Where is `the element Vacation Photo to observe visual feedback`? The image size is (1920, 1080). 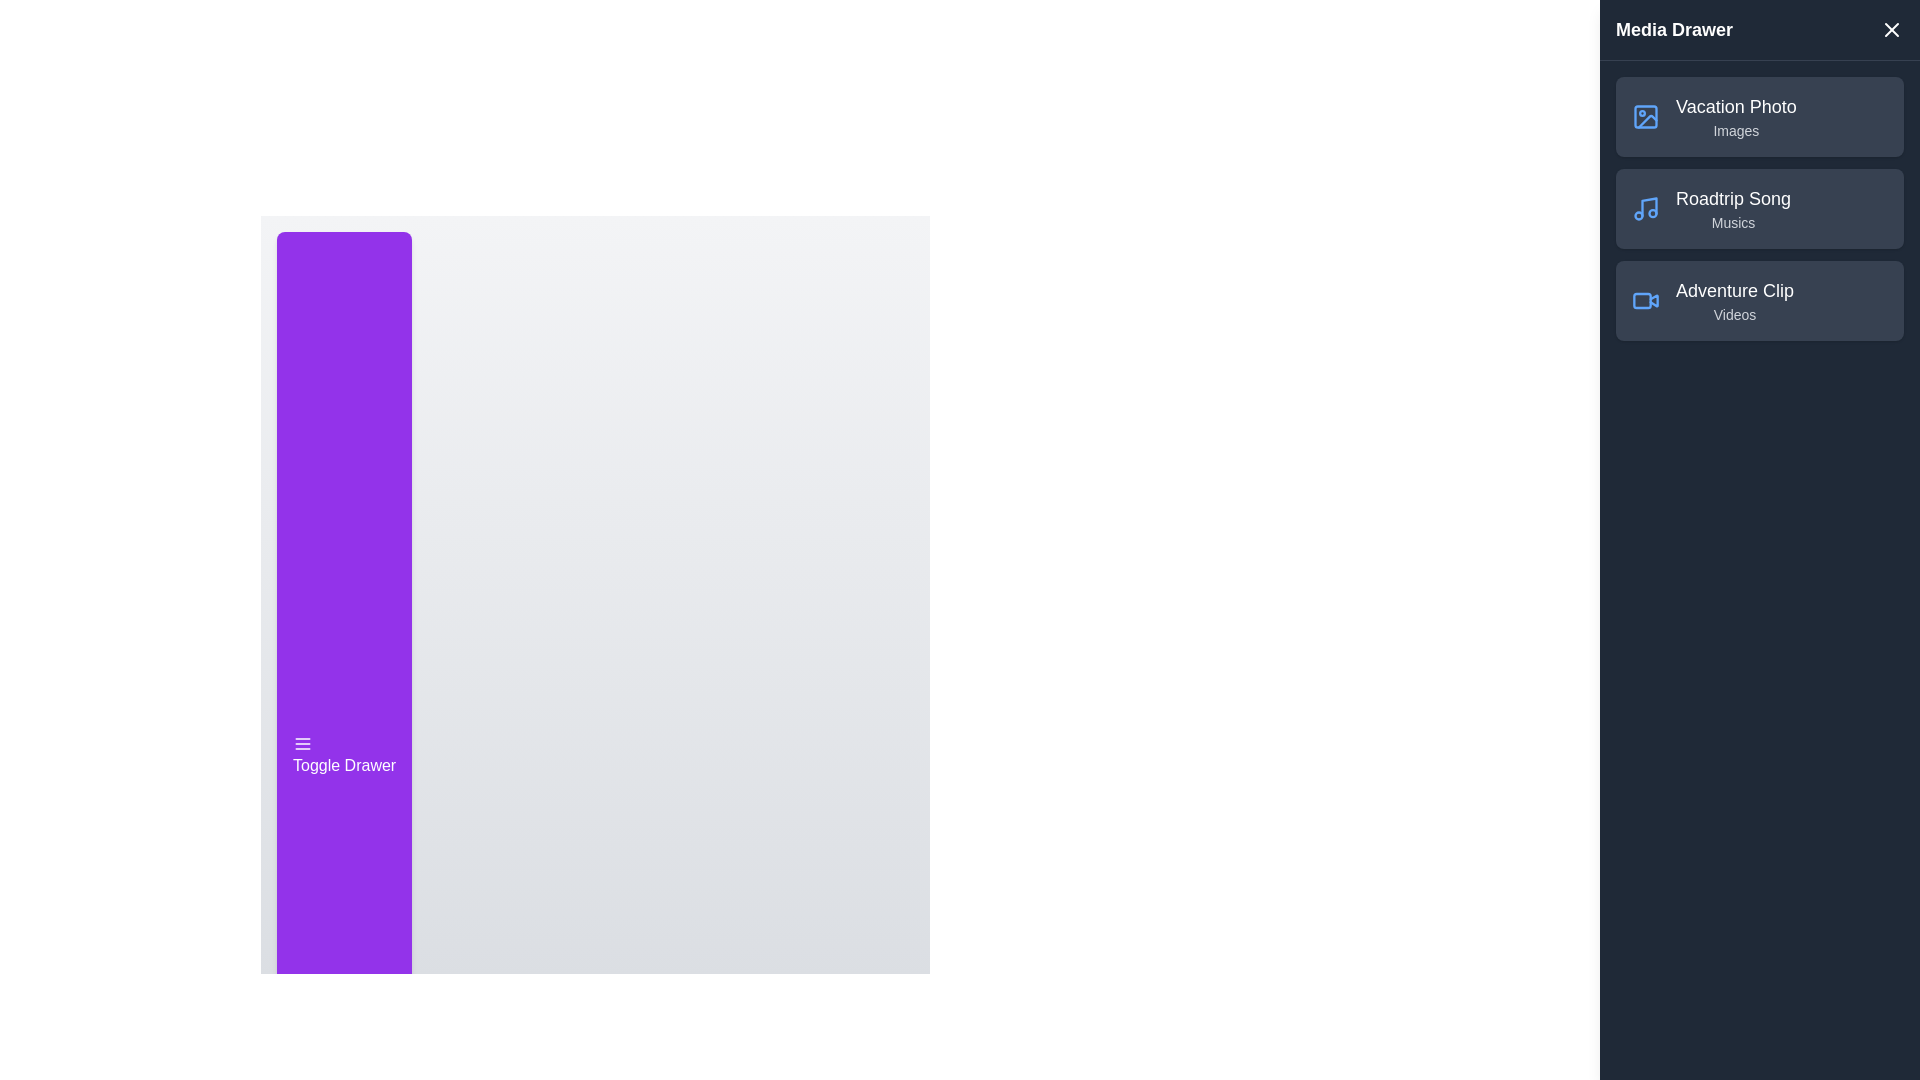
the element Vacation Photo to observe visual feedback is located at coordinates (1646, 116).